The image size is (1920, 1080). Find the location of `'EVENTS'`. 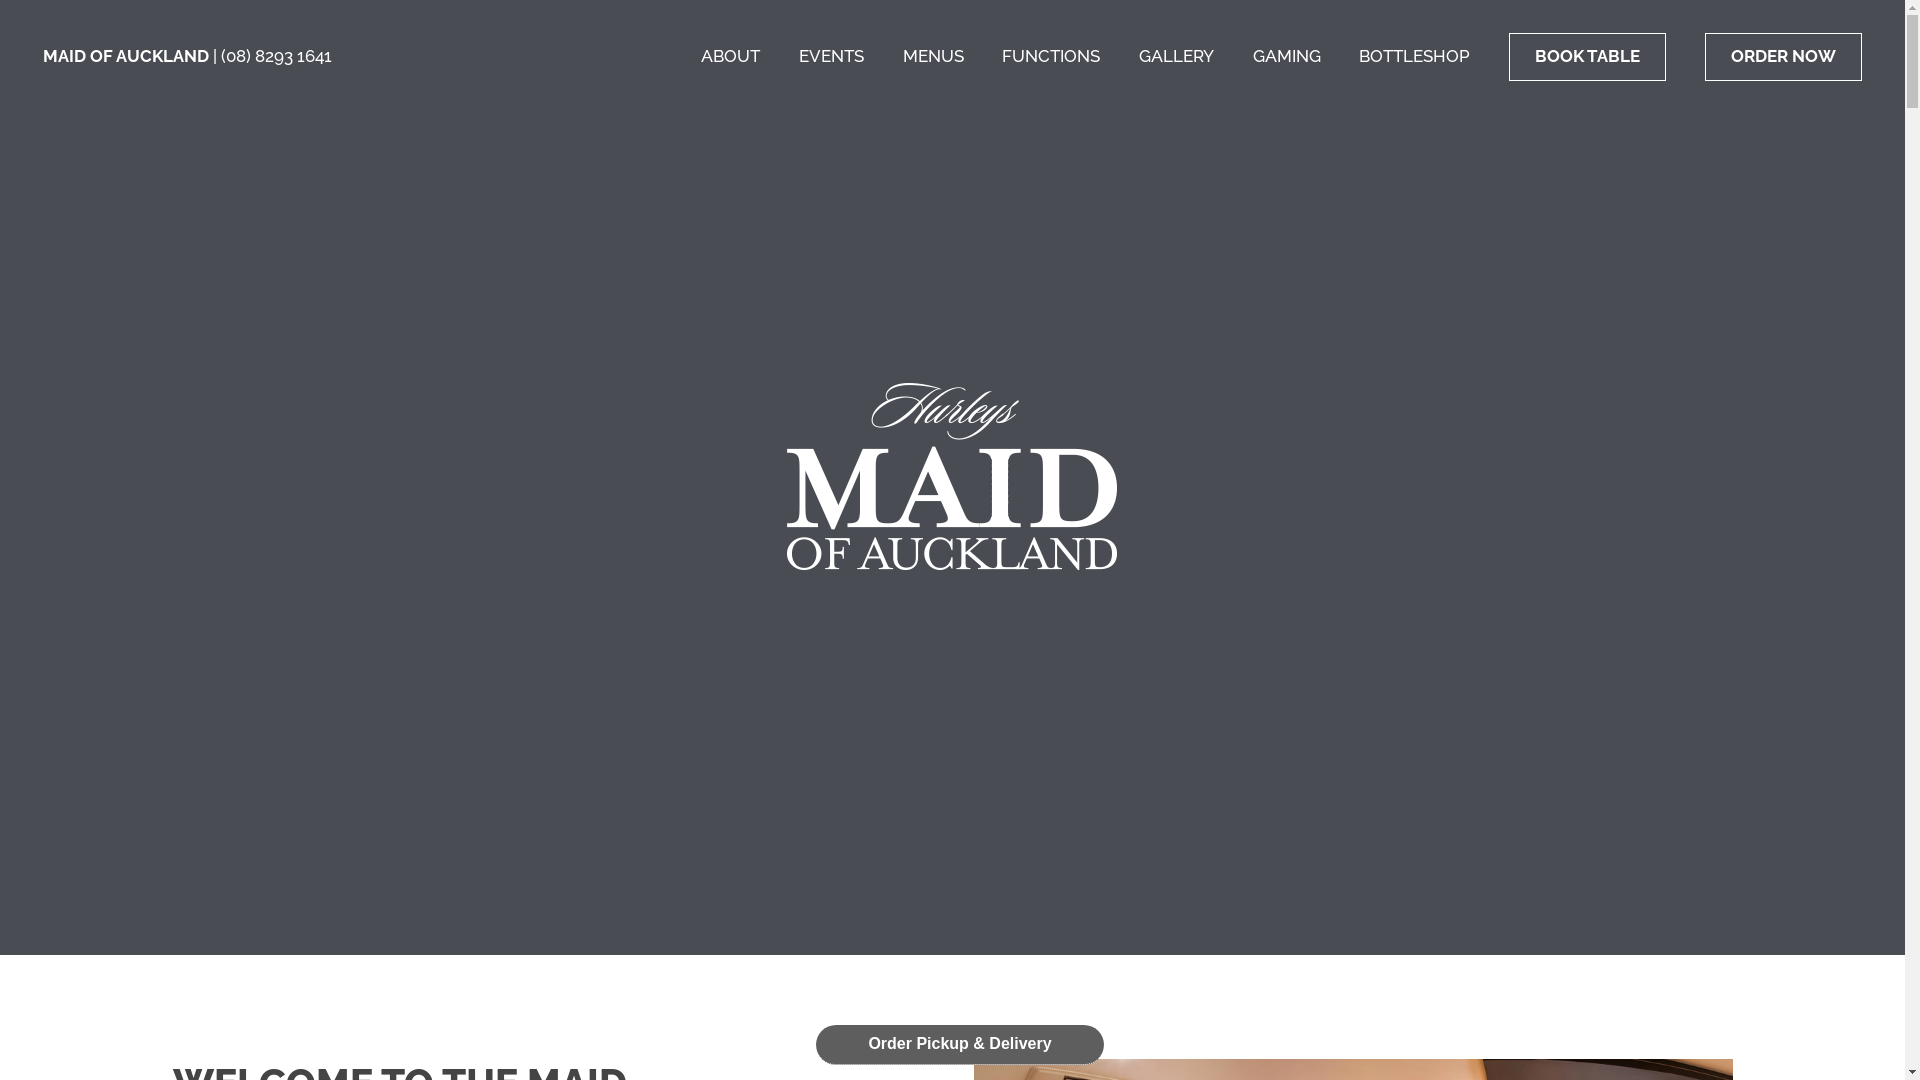

'EVENTS' is located at coordinates (797, 55).